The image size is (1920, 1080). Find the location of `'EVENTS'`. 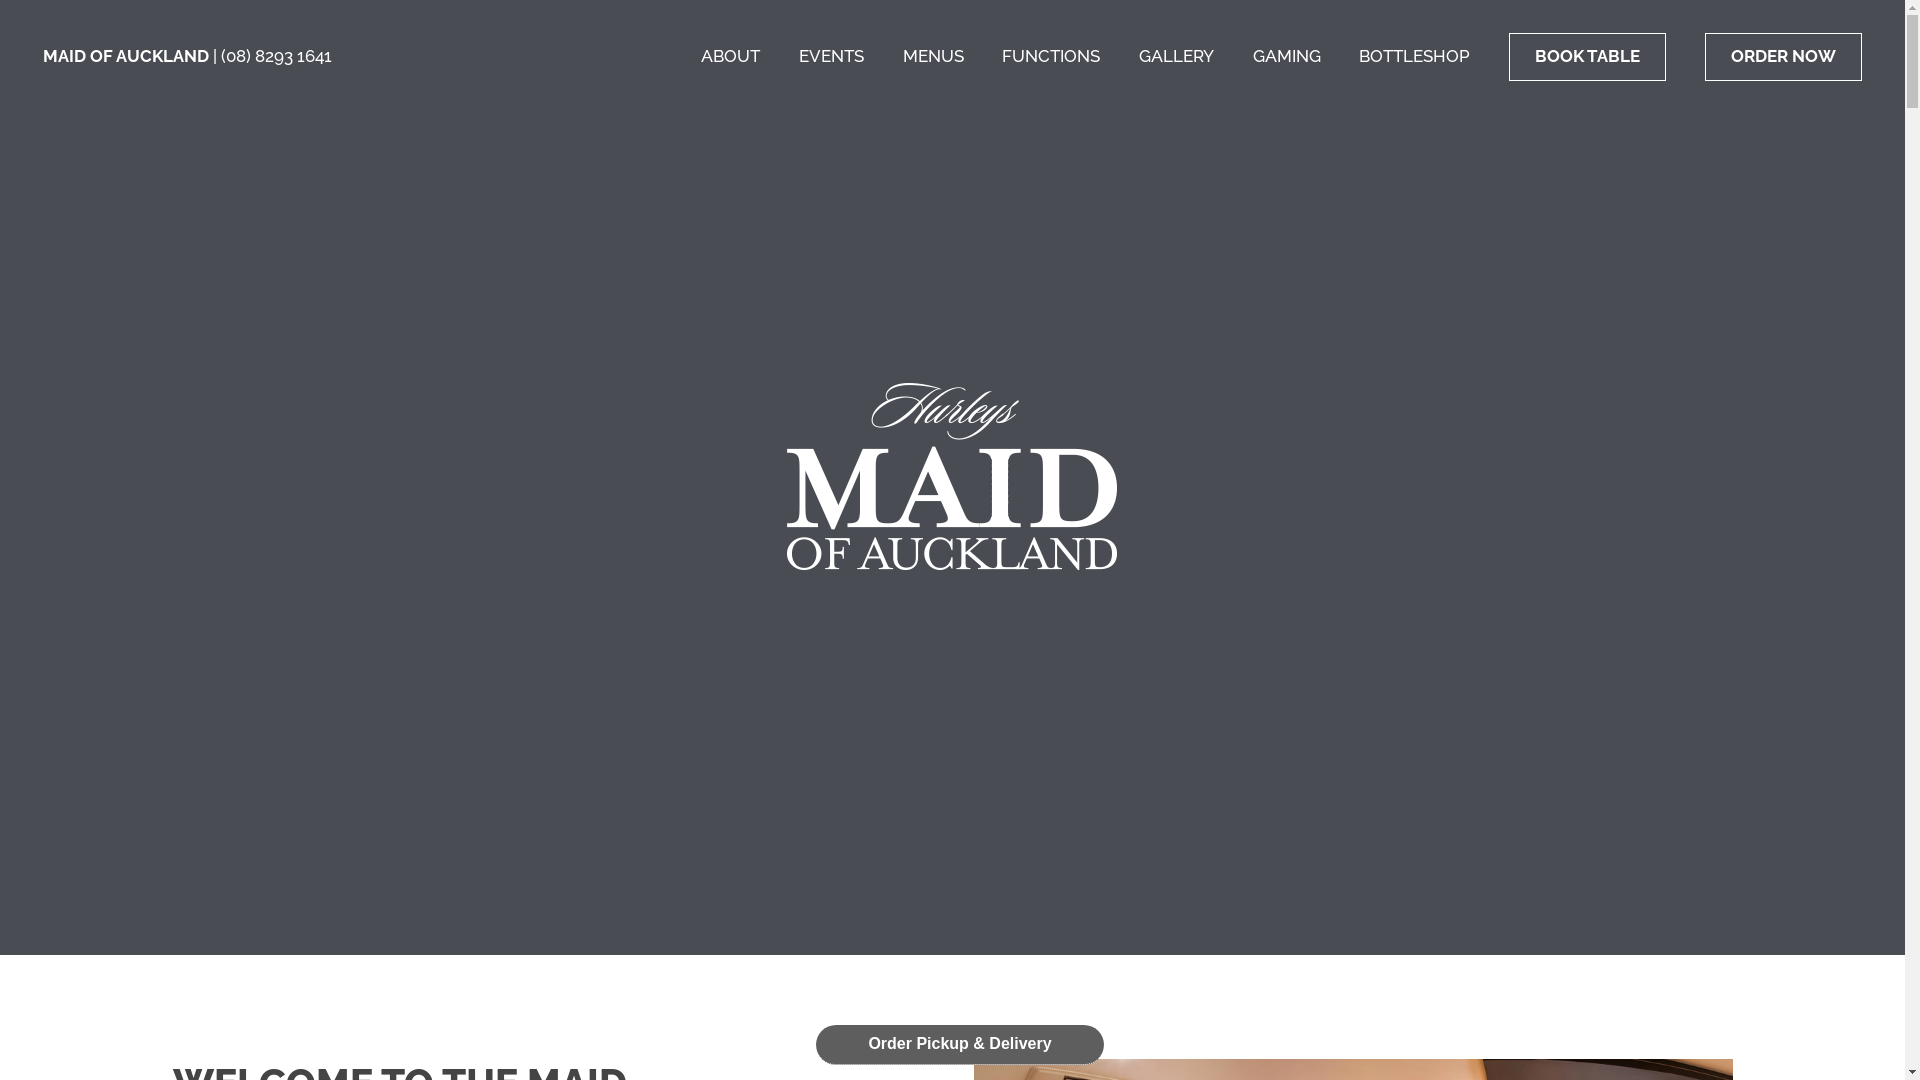

'EVENTS' is located at coordinates (797, 55).